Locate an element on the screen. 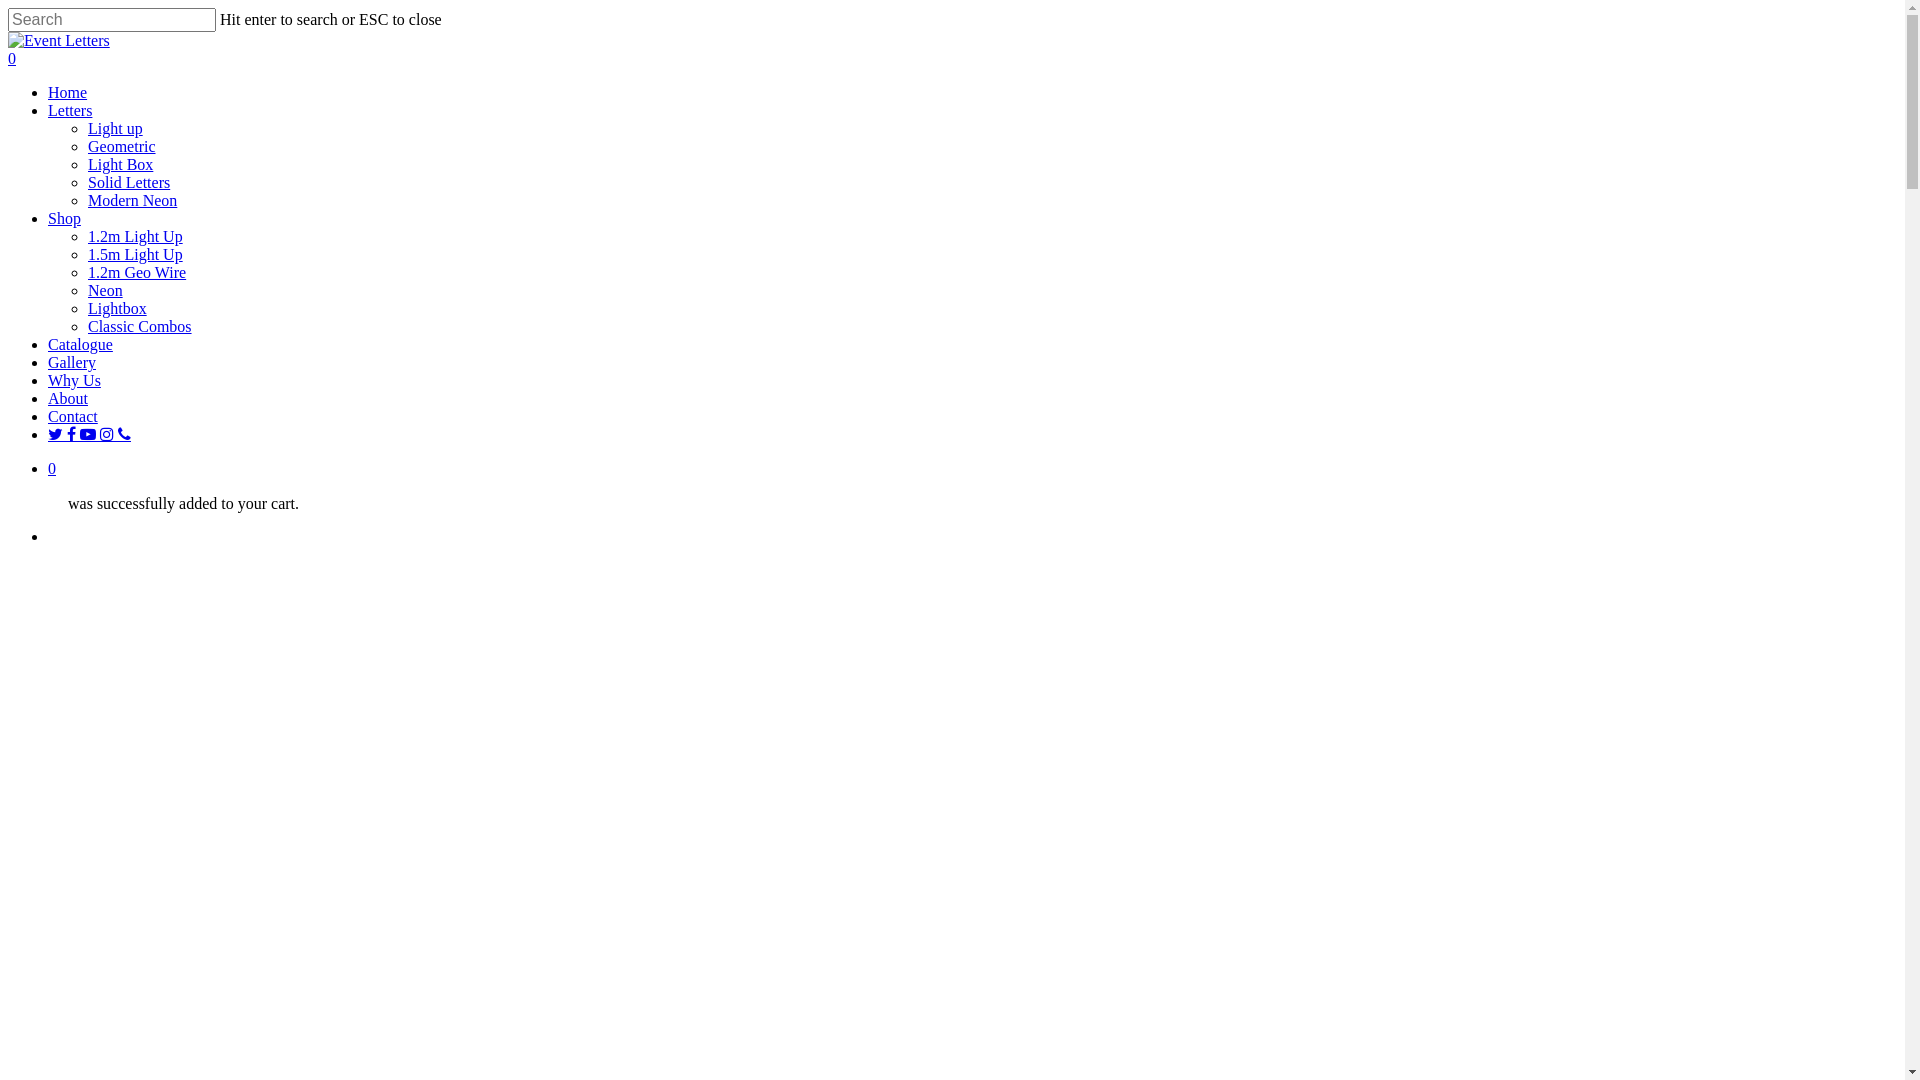  'Modern Neon' is located at coordinates (86, 200).